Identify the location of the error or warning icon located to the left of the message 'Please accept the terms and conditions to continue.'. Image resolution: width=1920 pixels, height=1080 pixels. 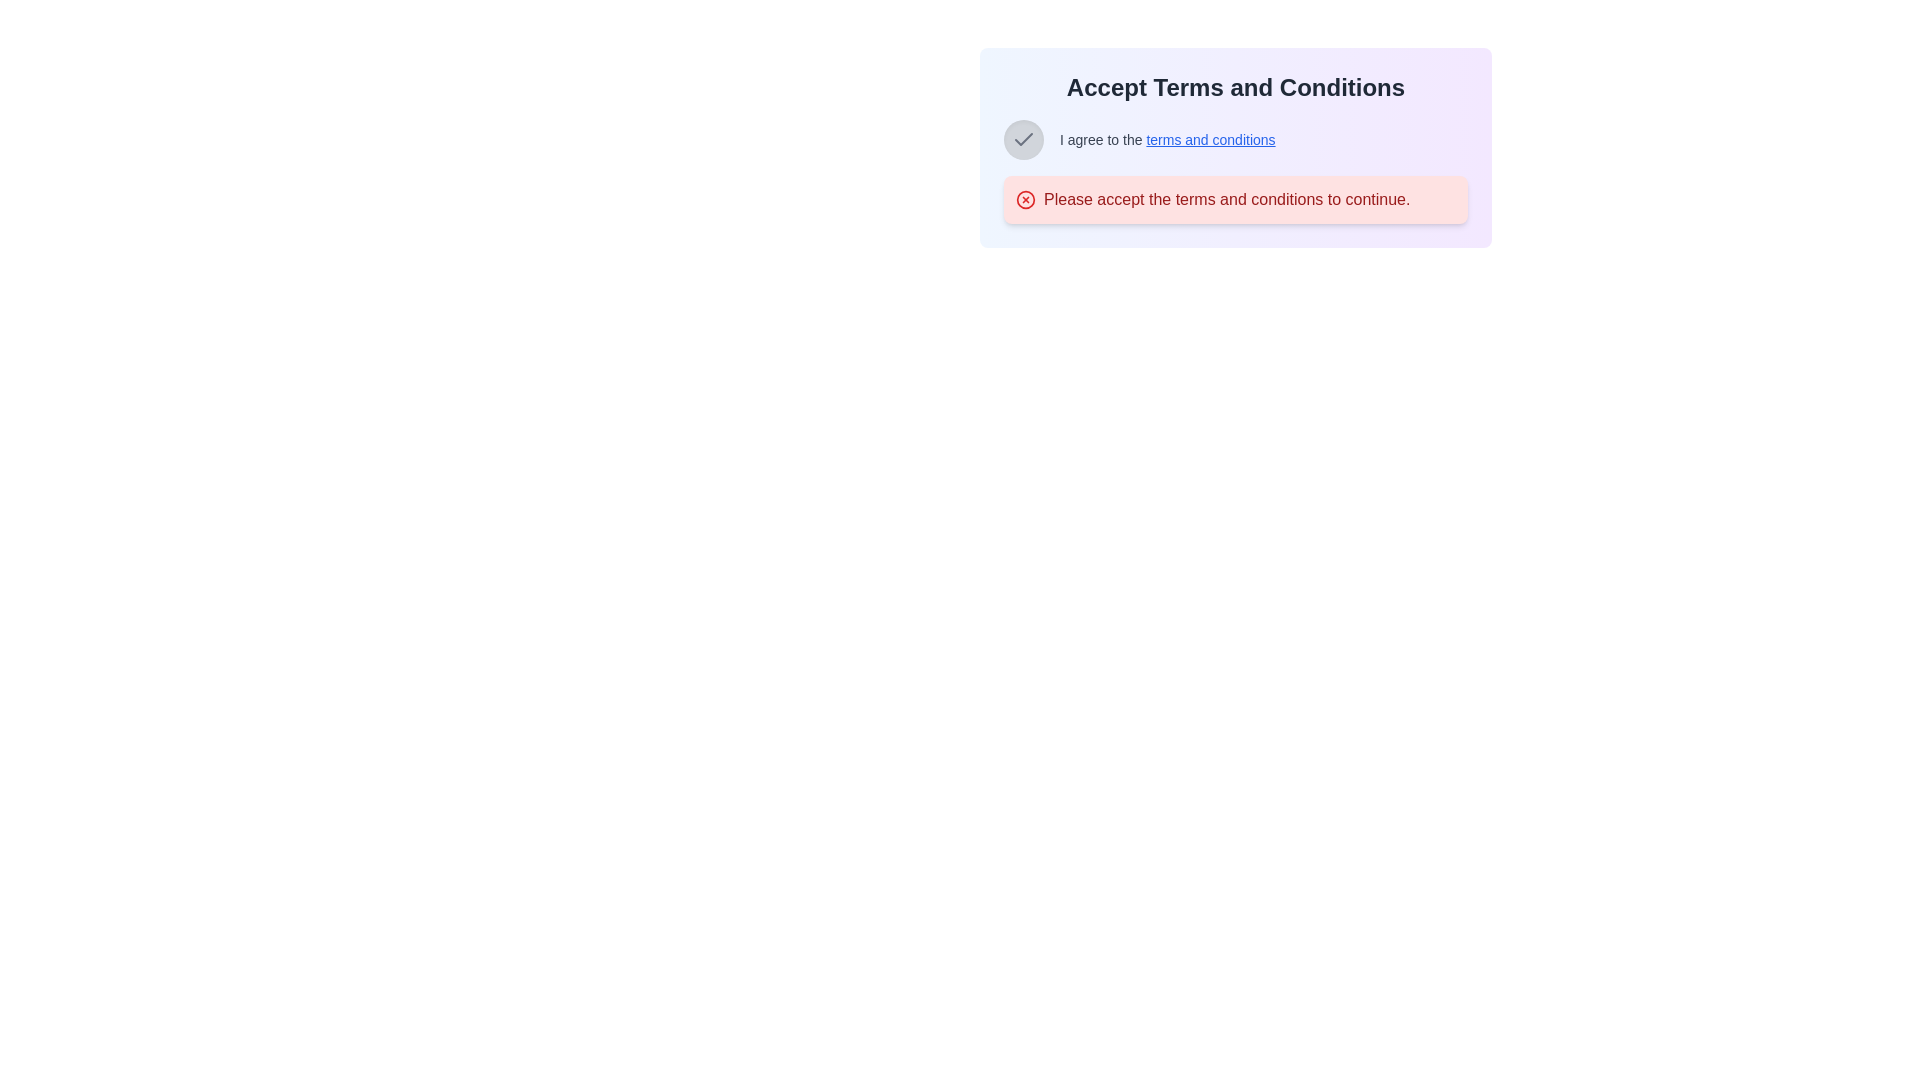
(1026, 200).